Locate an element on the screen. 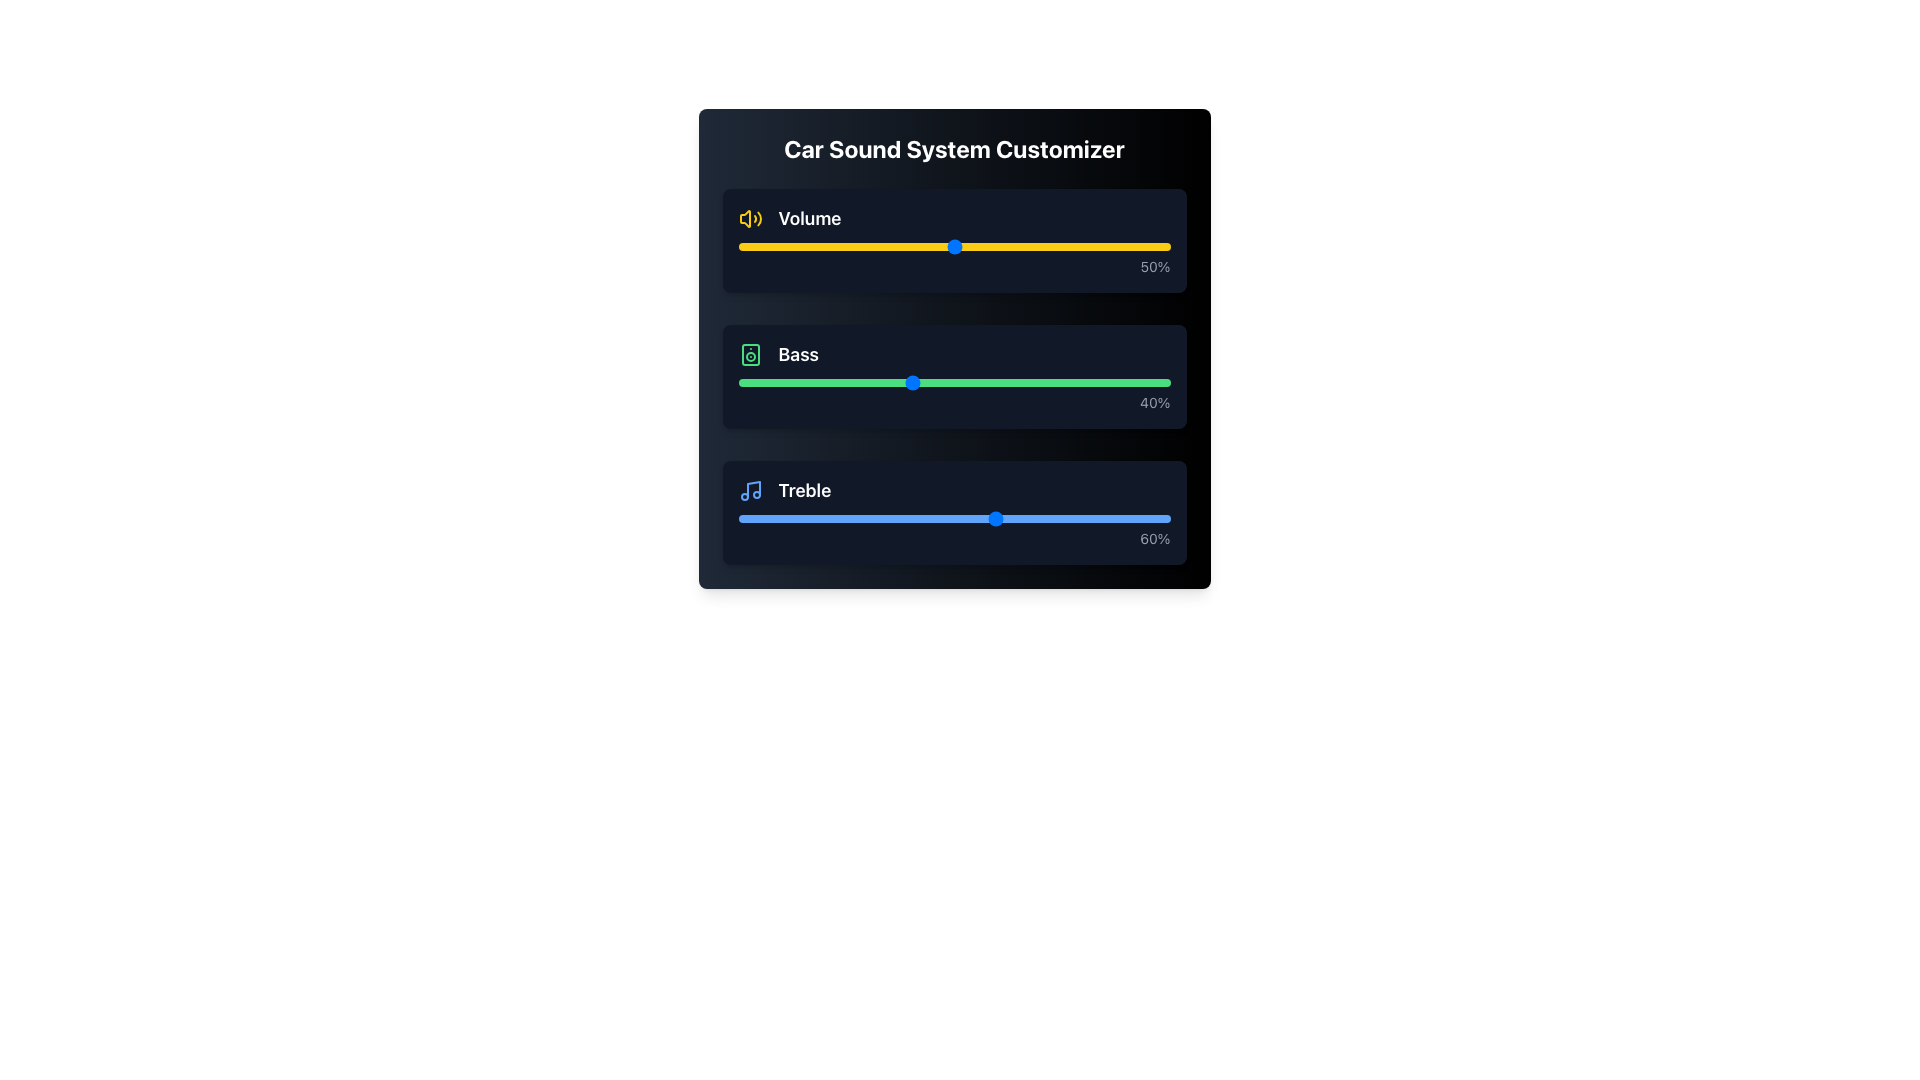 The image size is (1920, 1080). the bass level is located at coordinates (1044, 382).